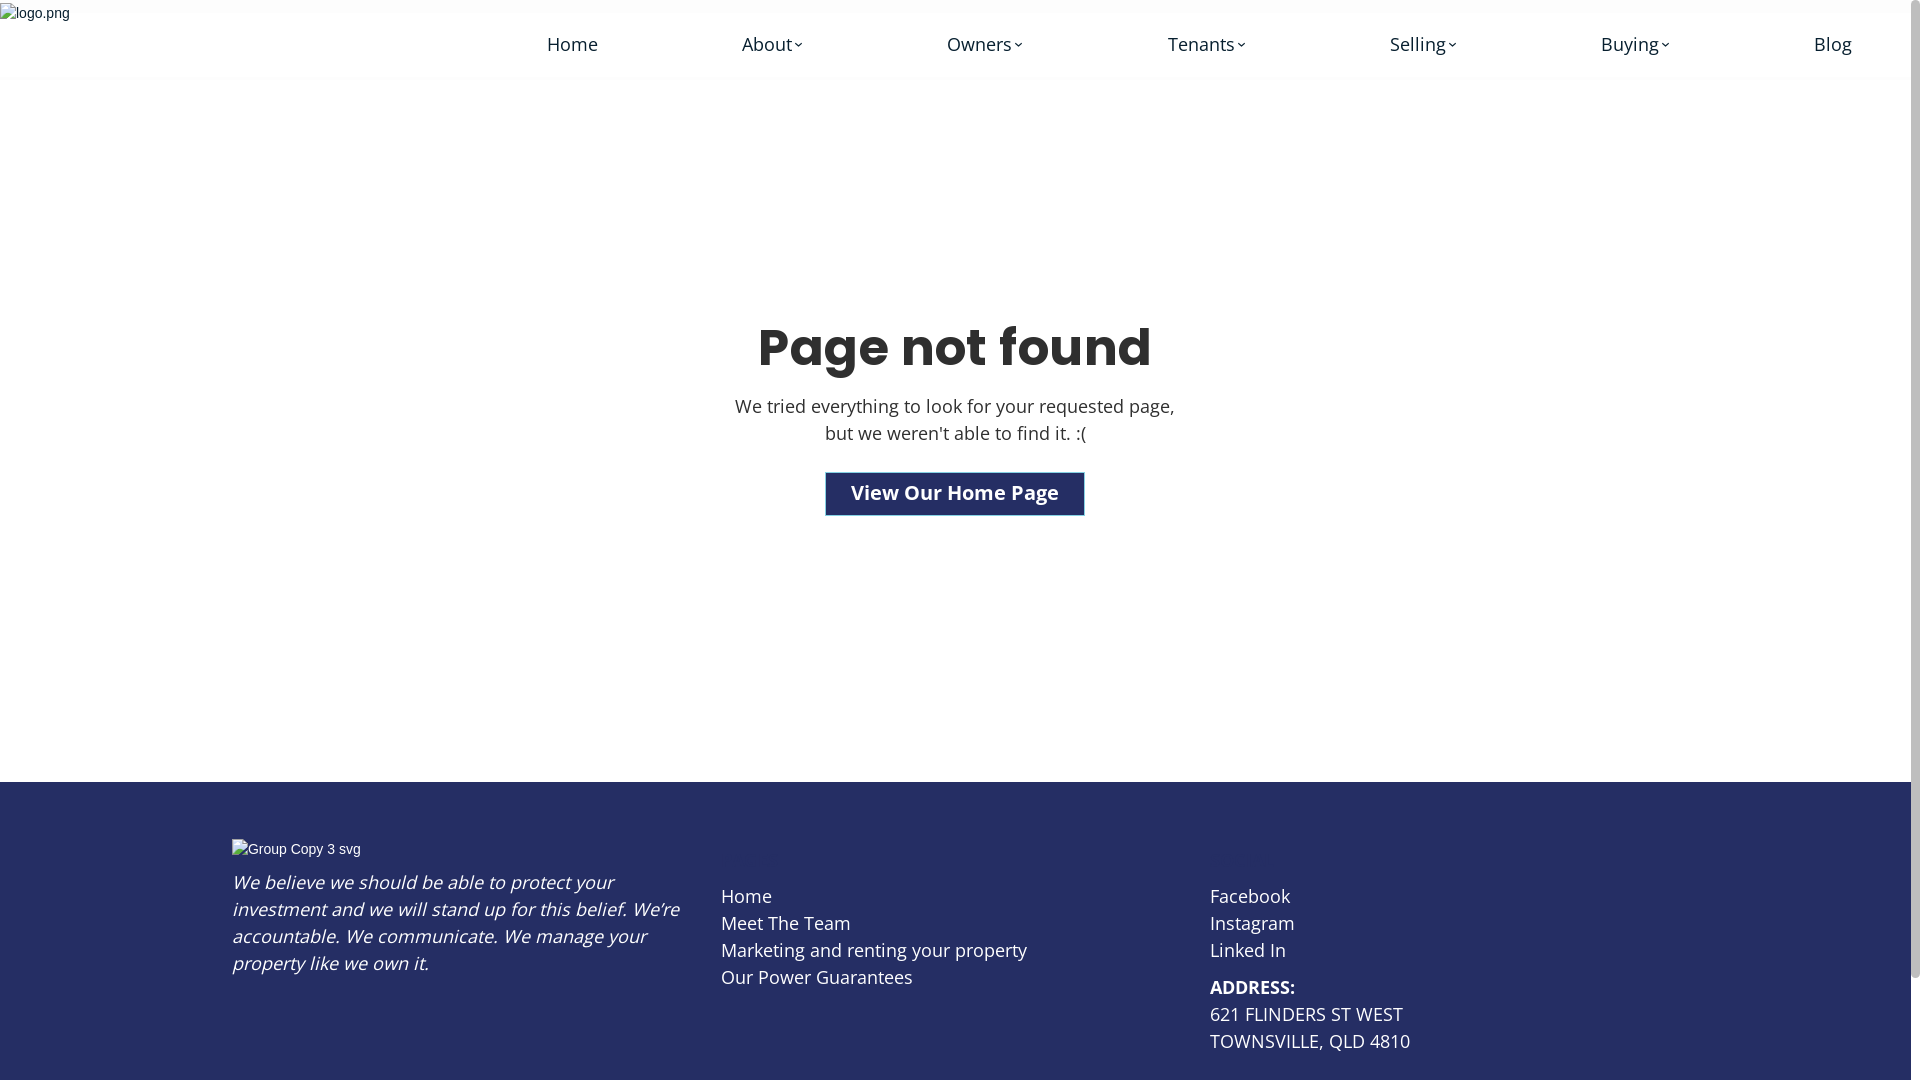 This screenshot has width=1920, height=1080. I want to click on 'Buying', so click(1635, 43).